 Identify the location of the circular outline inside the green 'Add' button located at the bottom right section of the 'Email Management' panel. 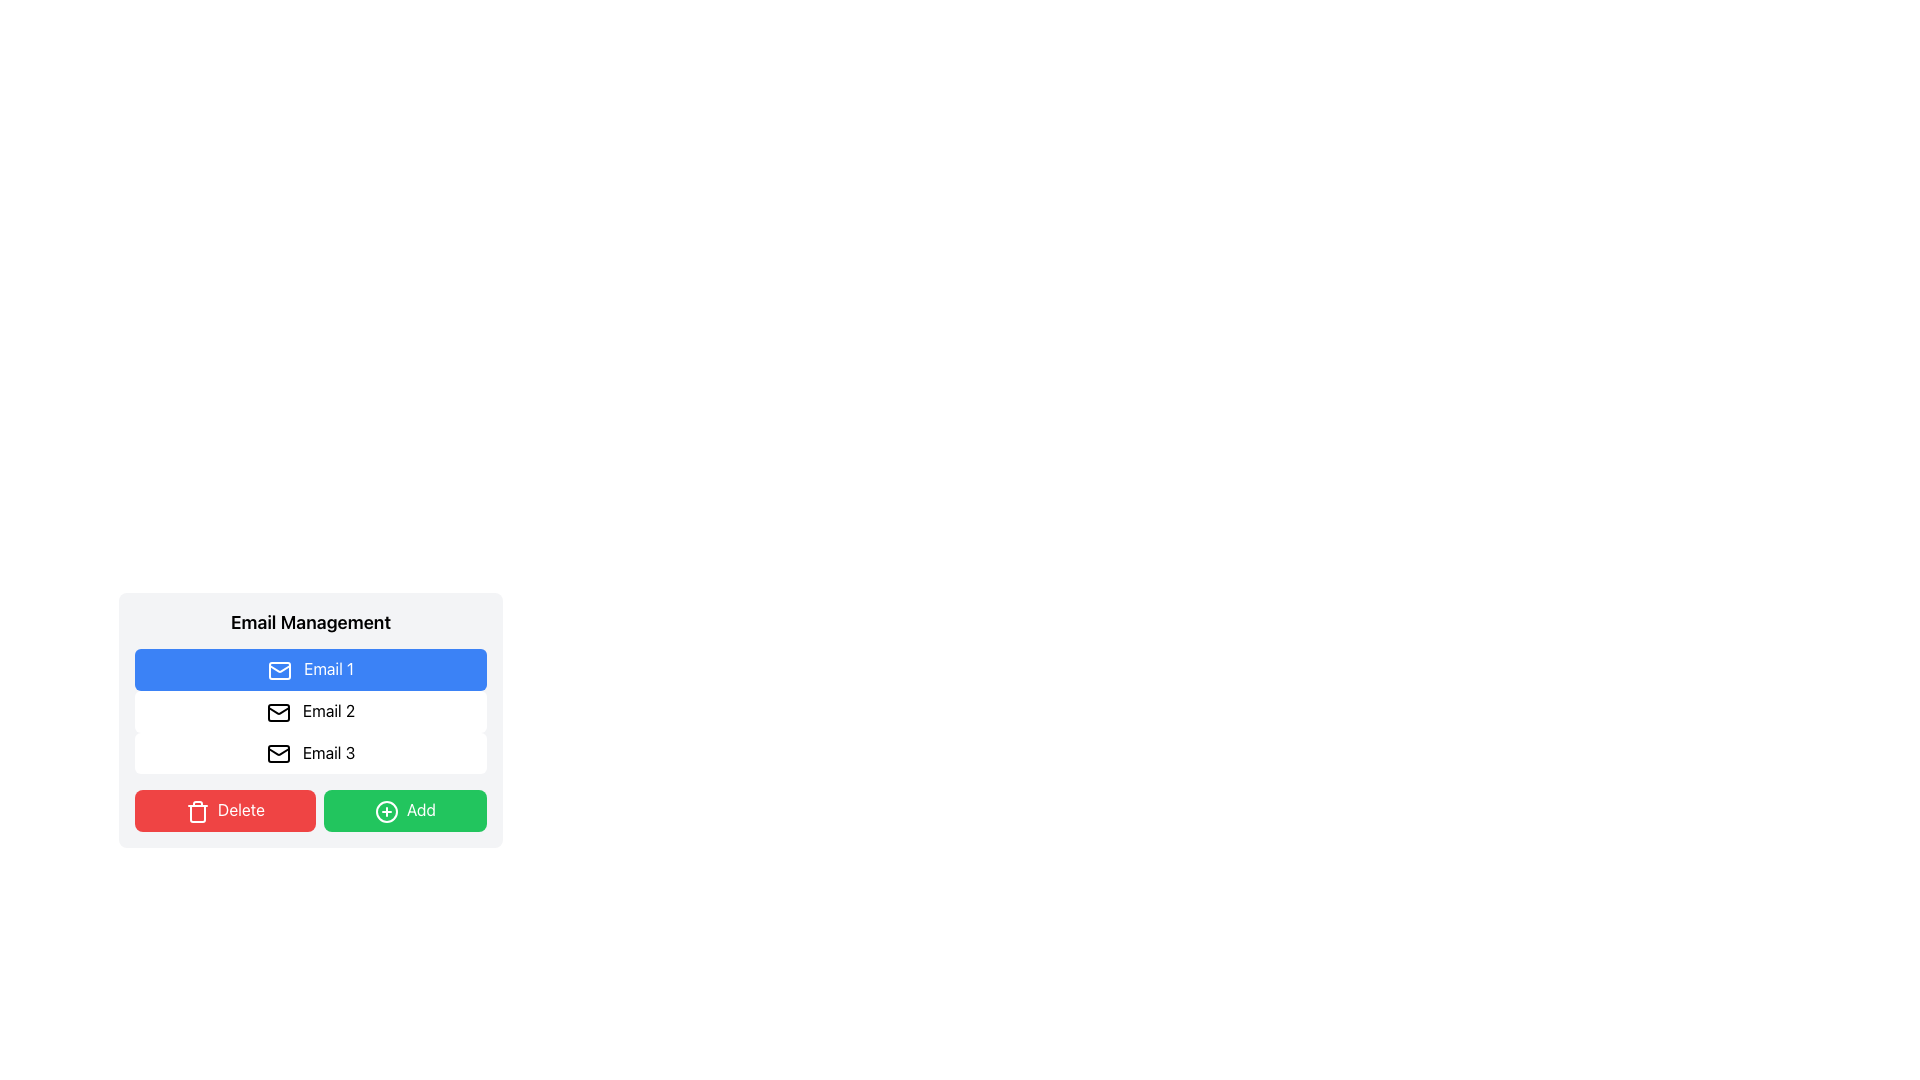
(386, 812).